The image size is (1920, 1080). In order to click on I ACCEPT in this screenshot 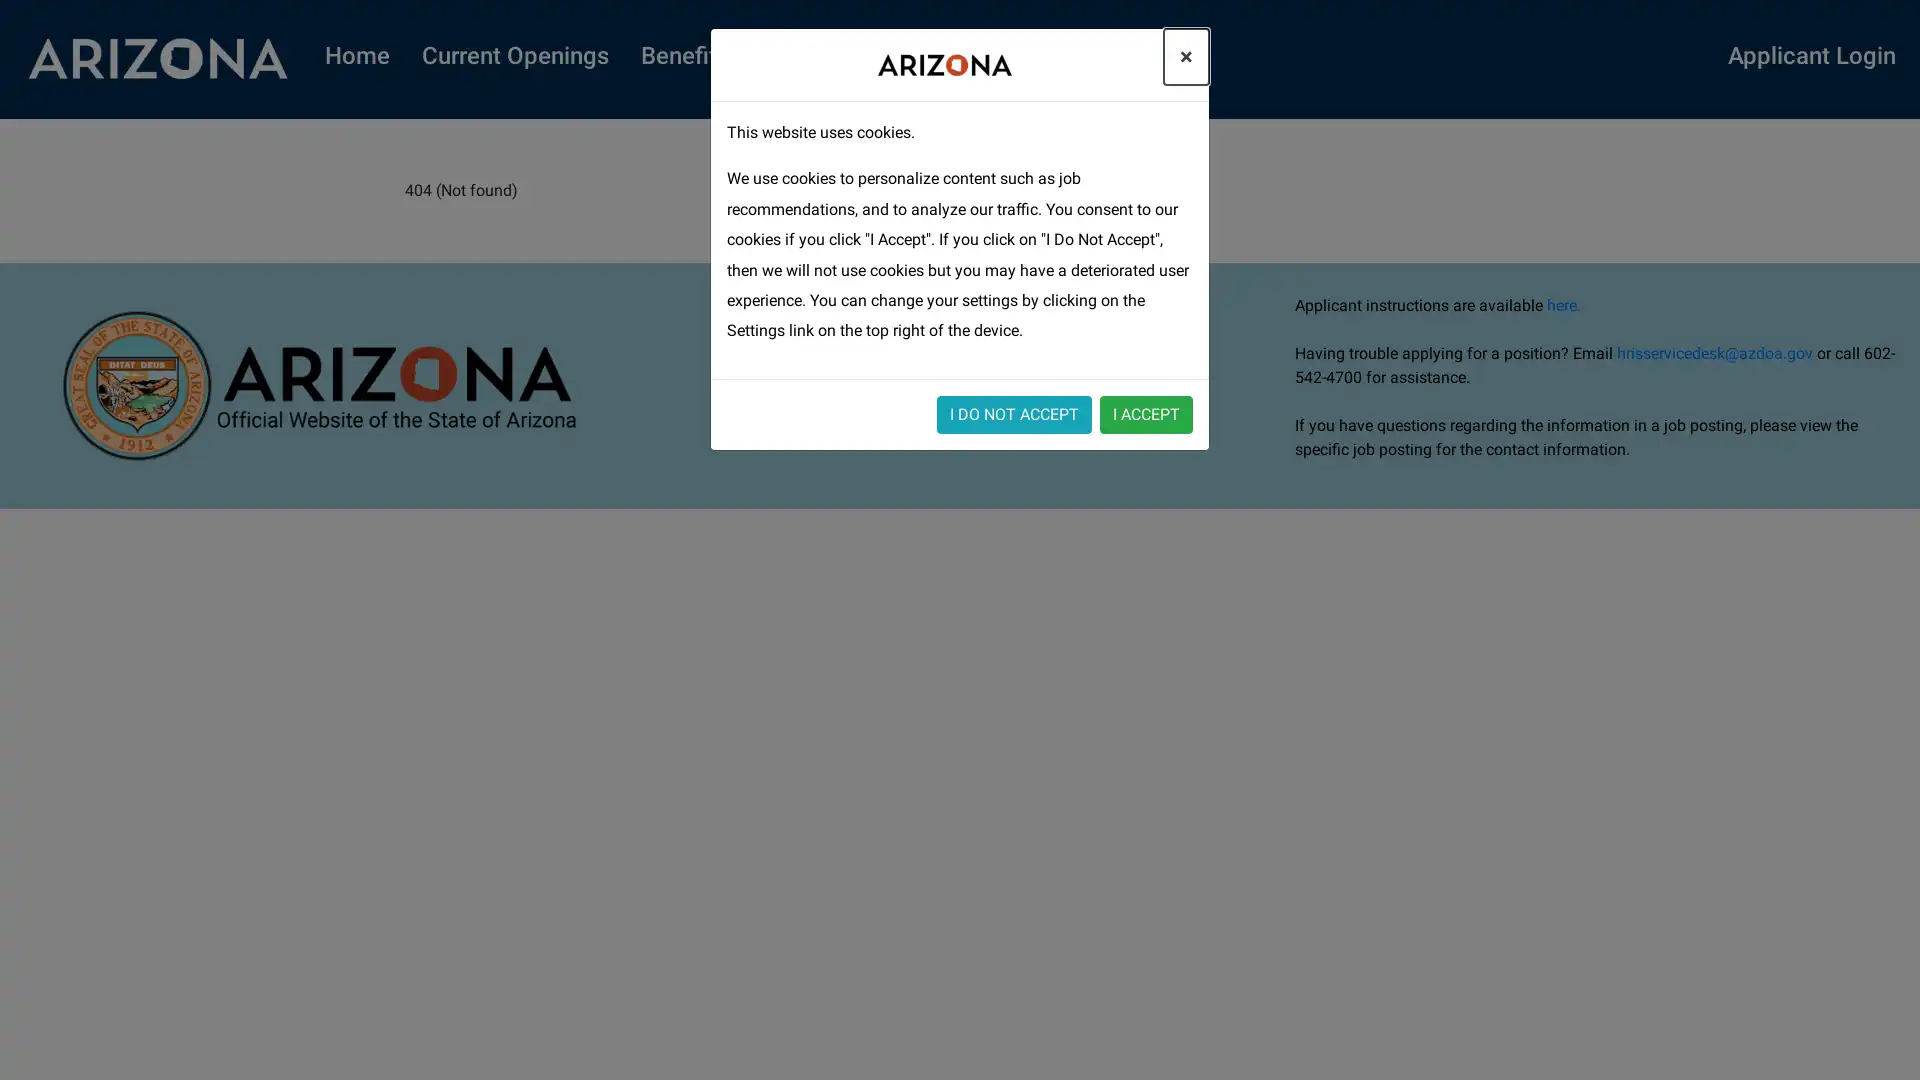, I will do `click(1146, 412)`.